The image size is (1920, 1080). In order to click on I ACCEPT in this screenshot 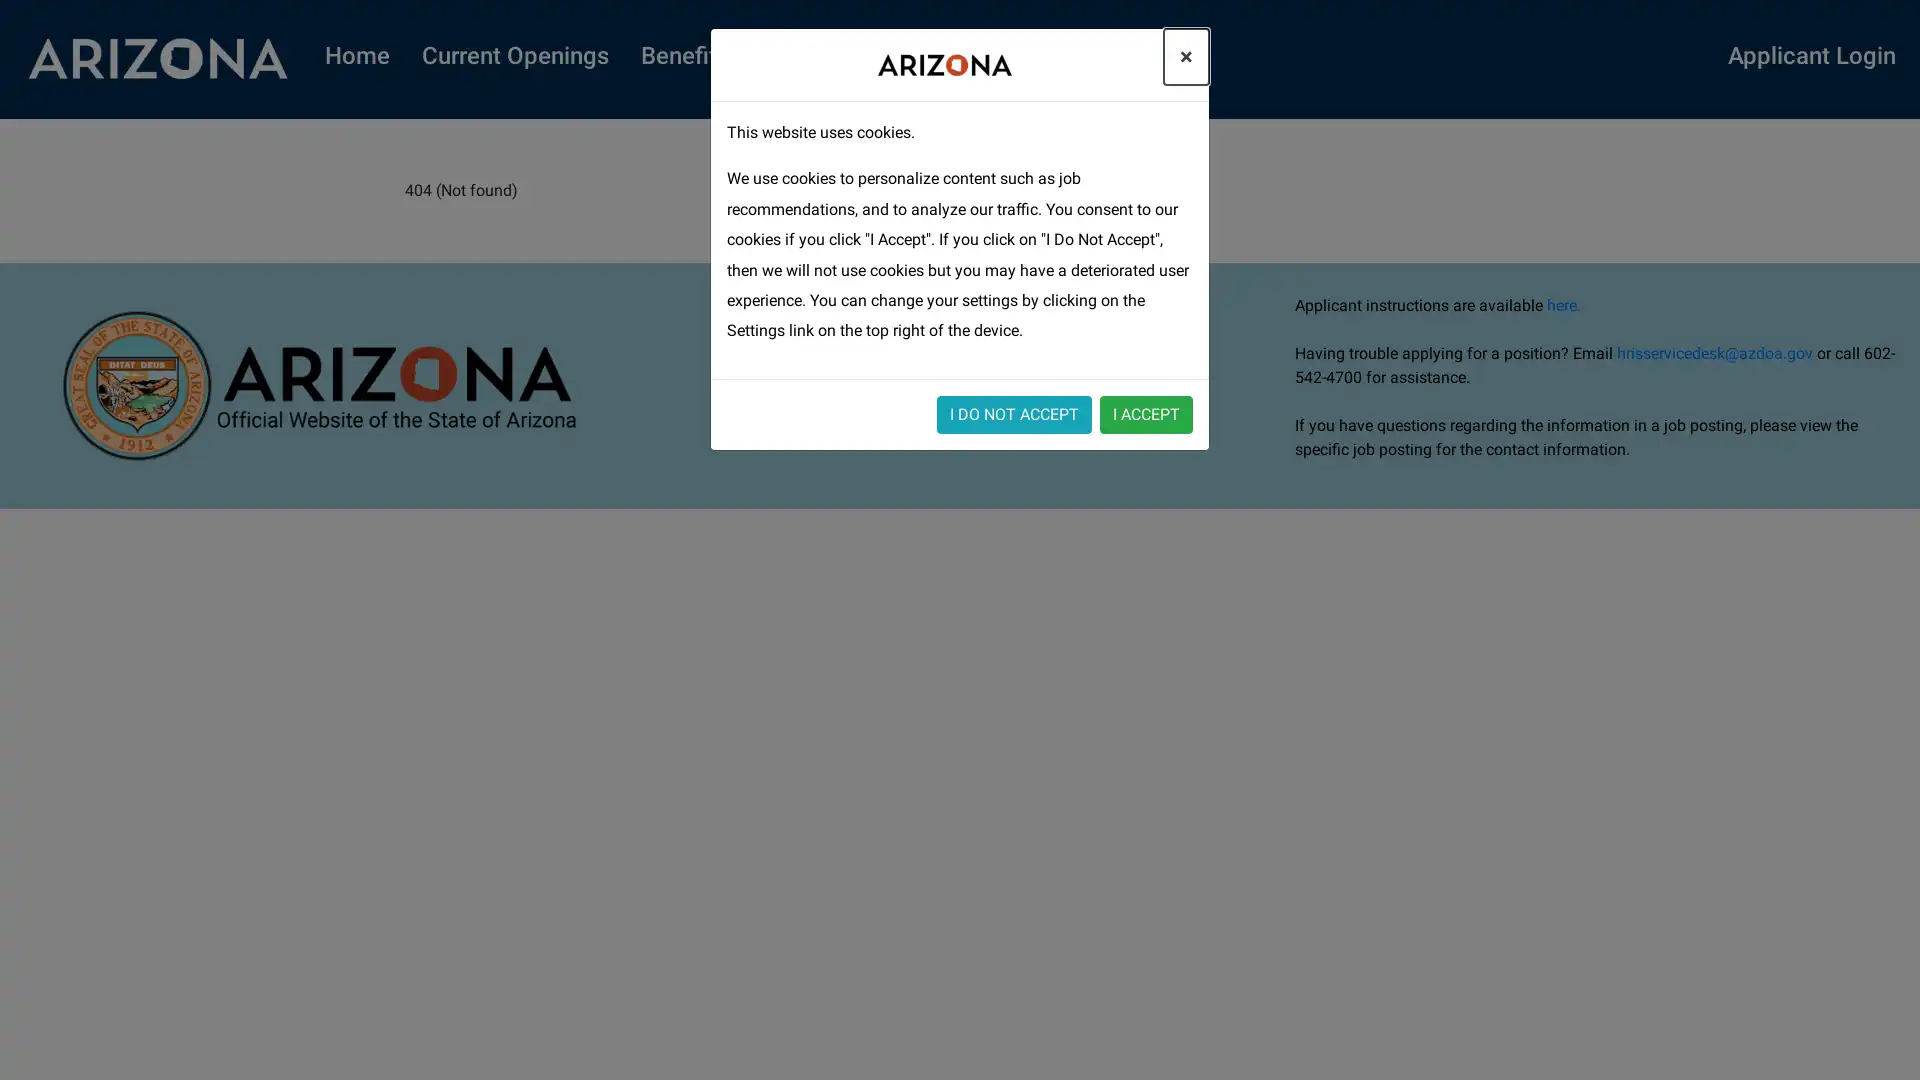, I will do `click(1146, 412)`.